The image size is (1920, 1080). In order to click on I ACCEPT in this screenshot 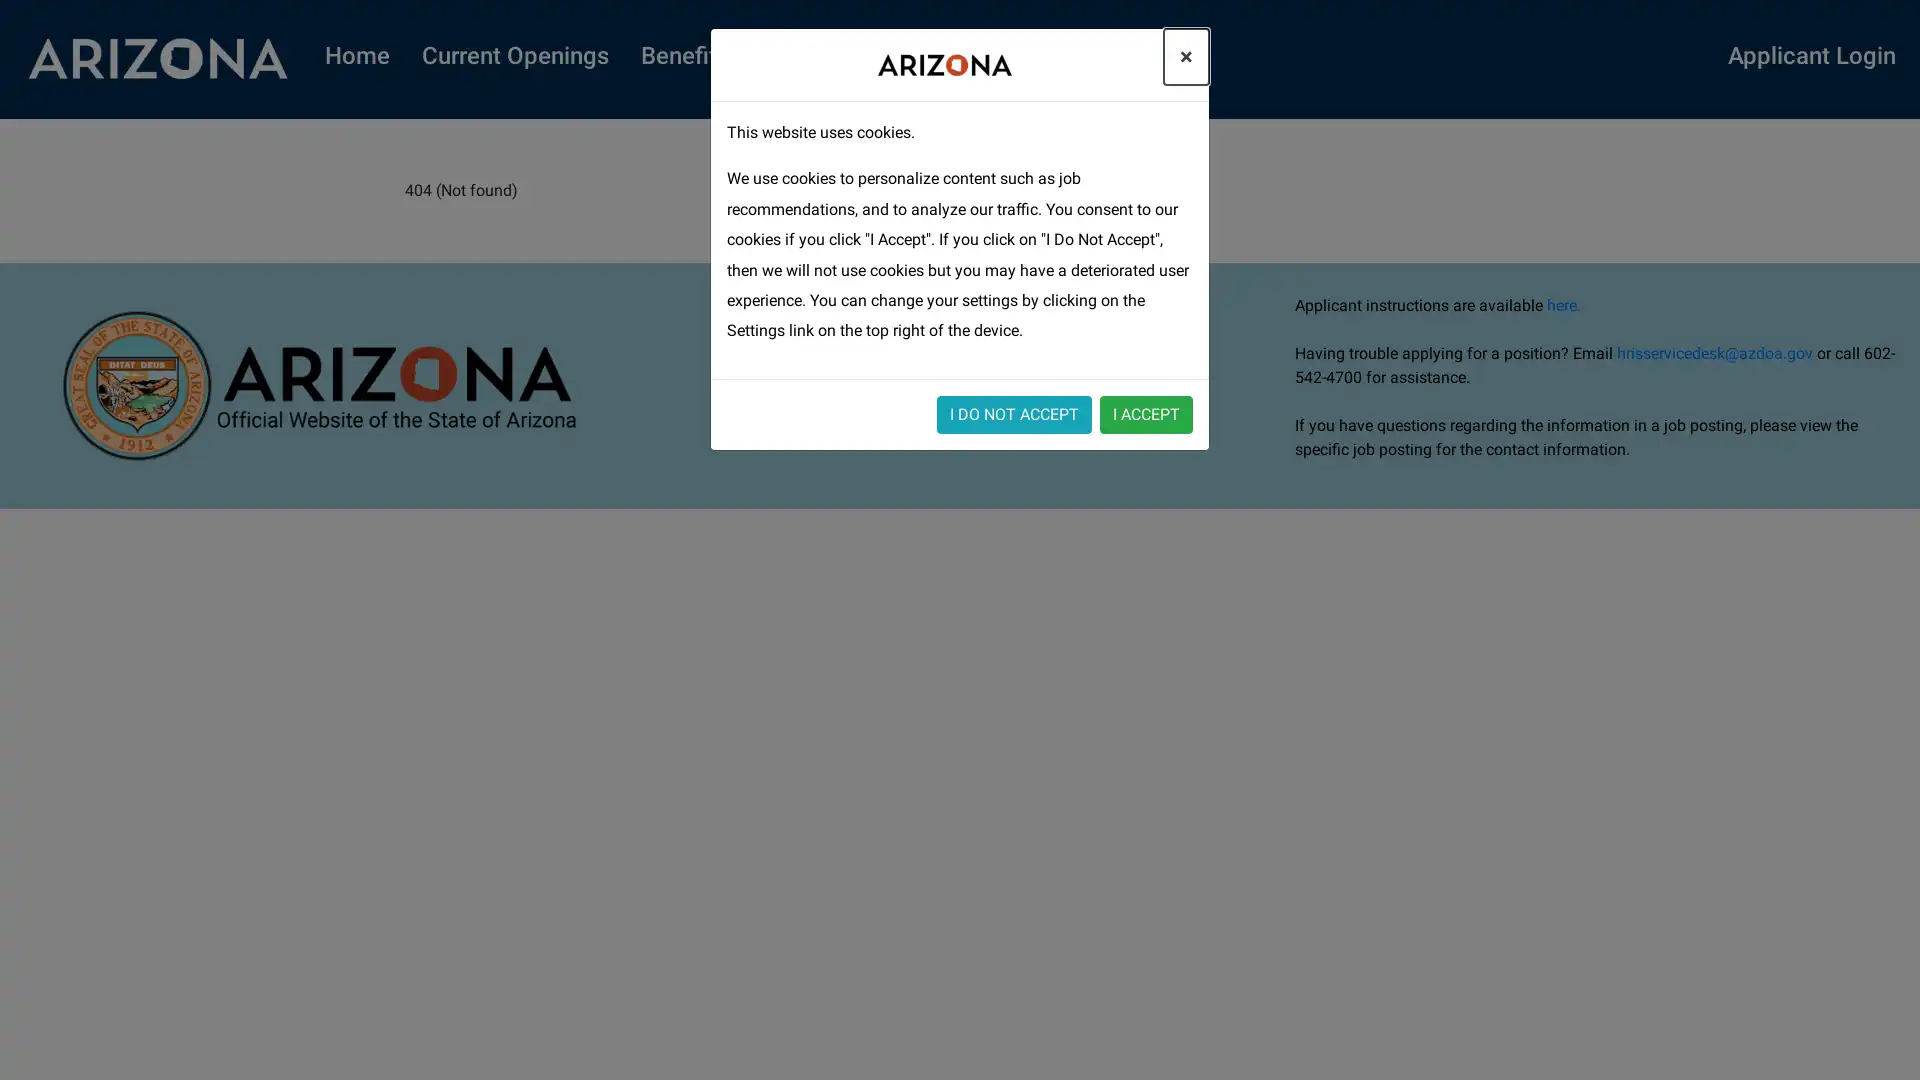, I will do `click(1146, 412)`.